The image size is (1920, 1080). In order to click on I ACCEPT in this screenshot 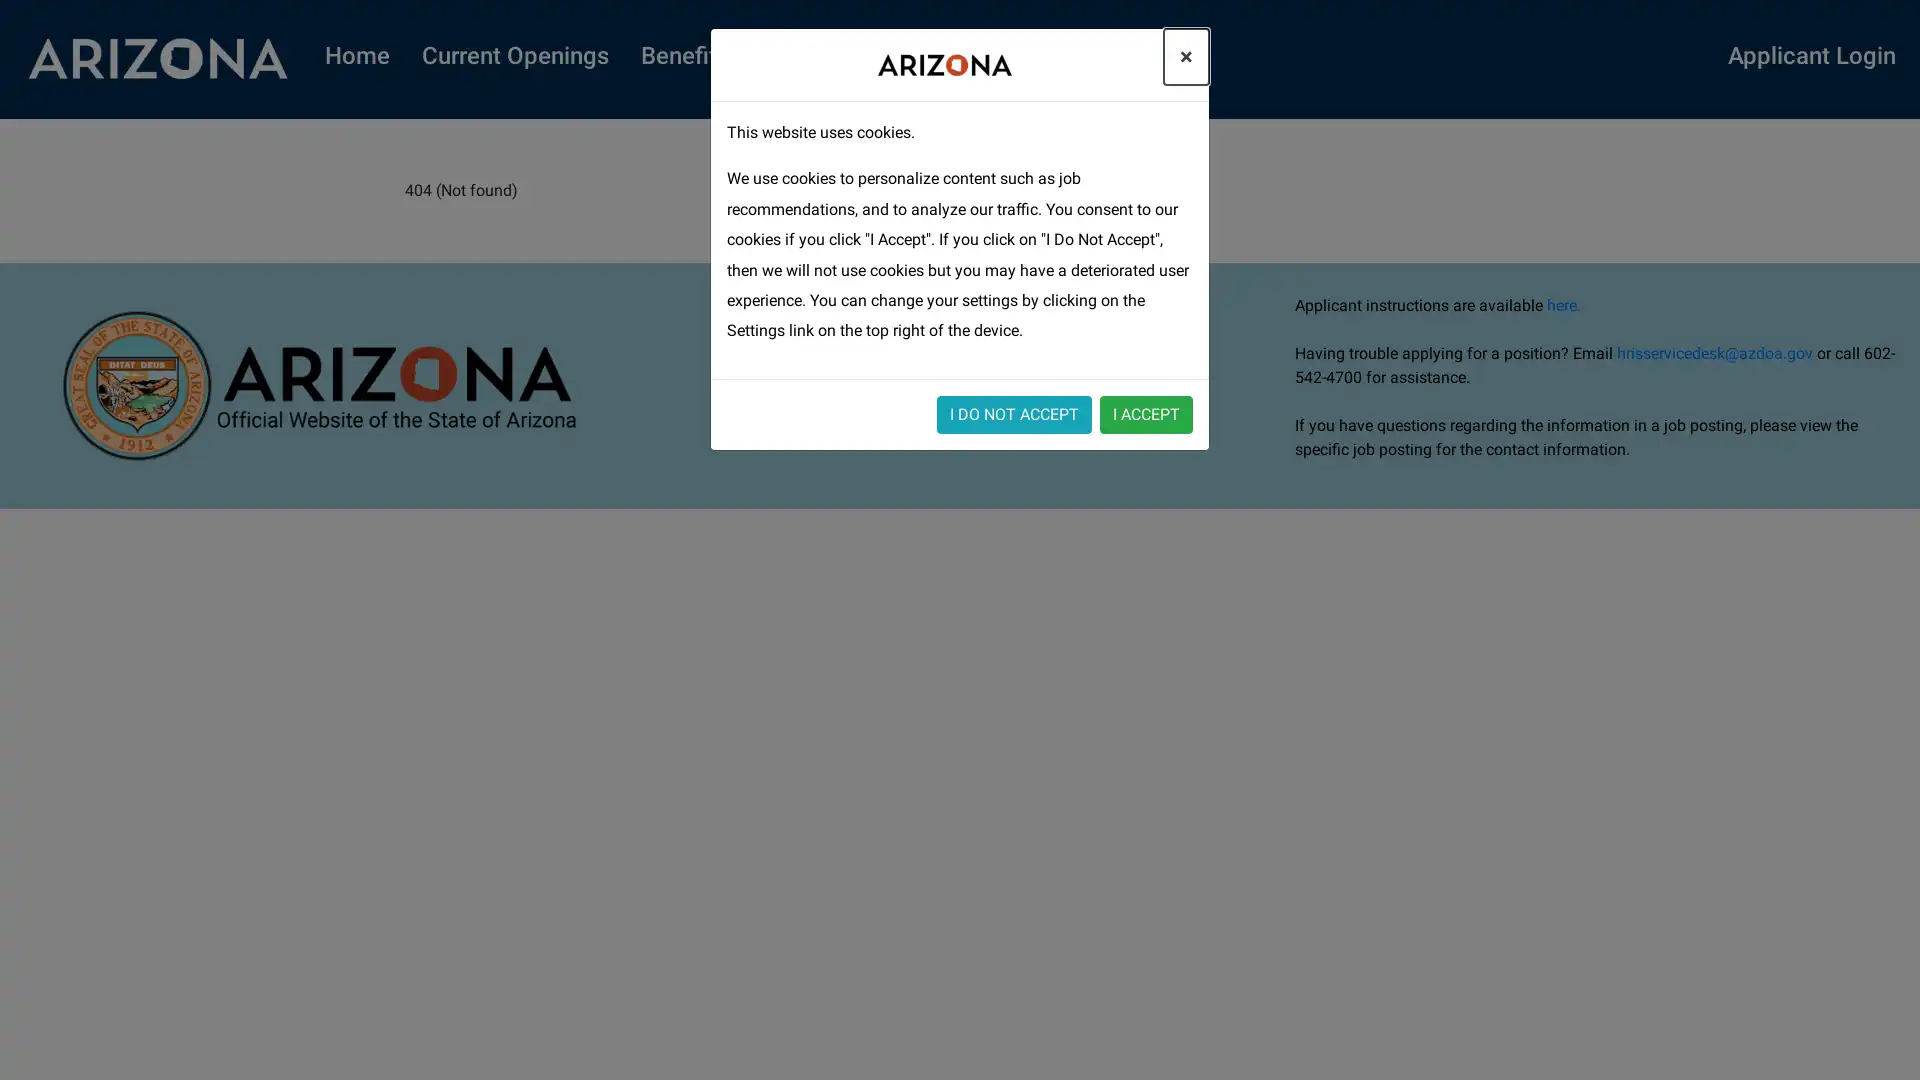, I will do `click(1146, 412)`.